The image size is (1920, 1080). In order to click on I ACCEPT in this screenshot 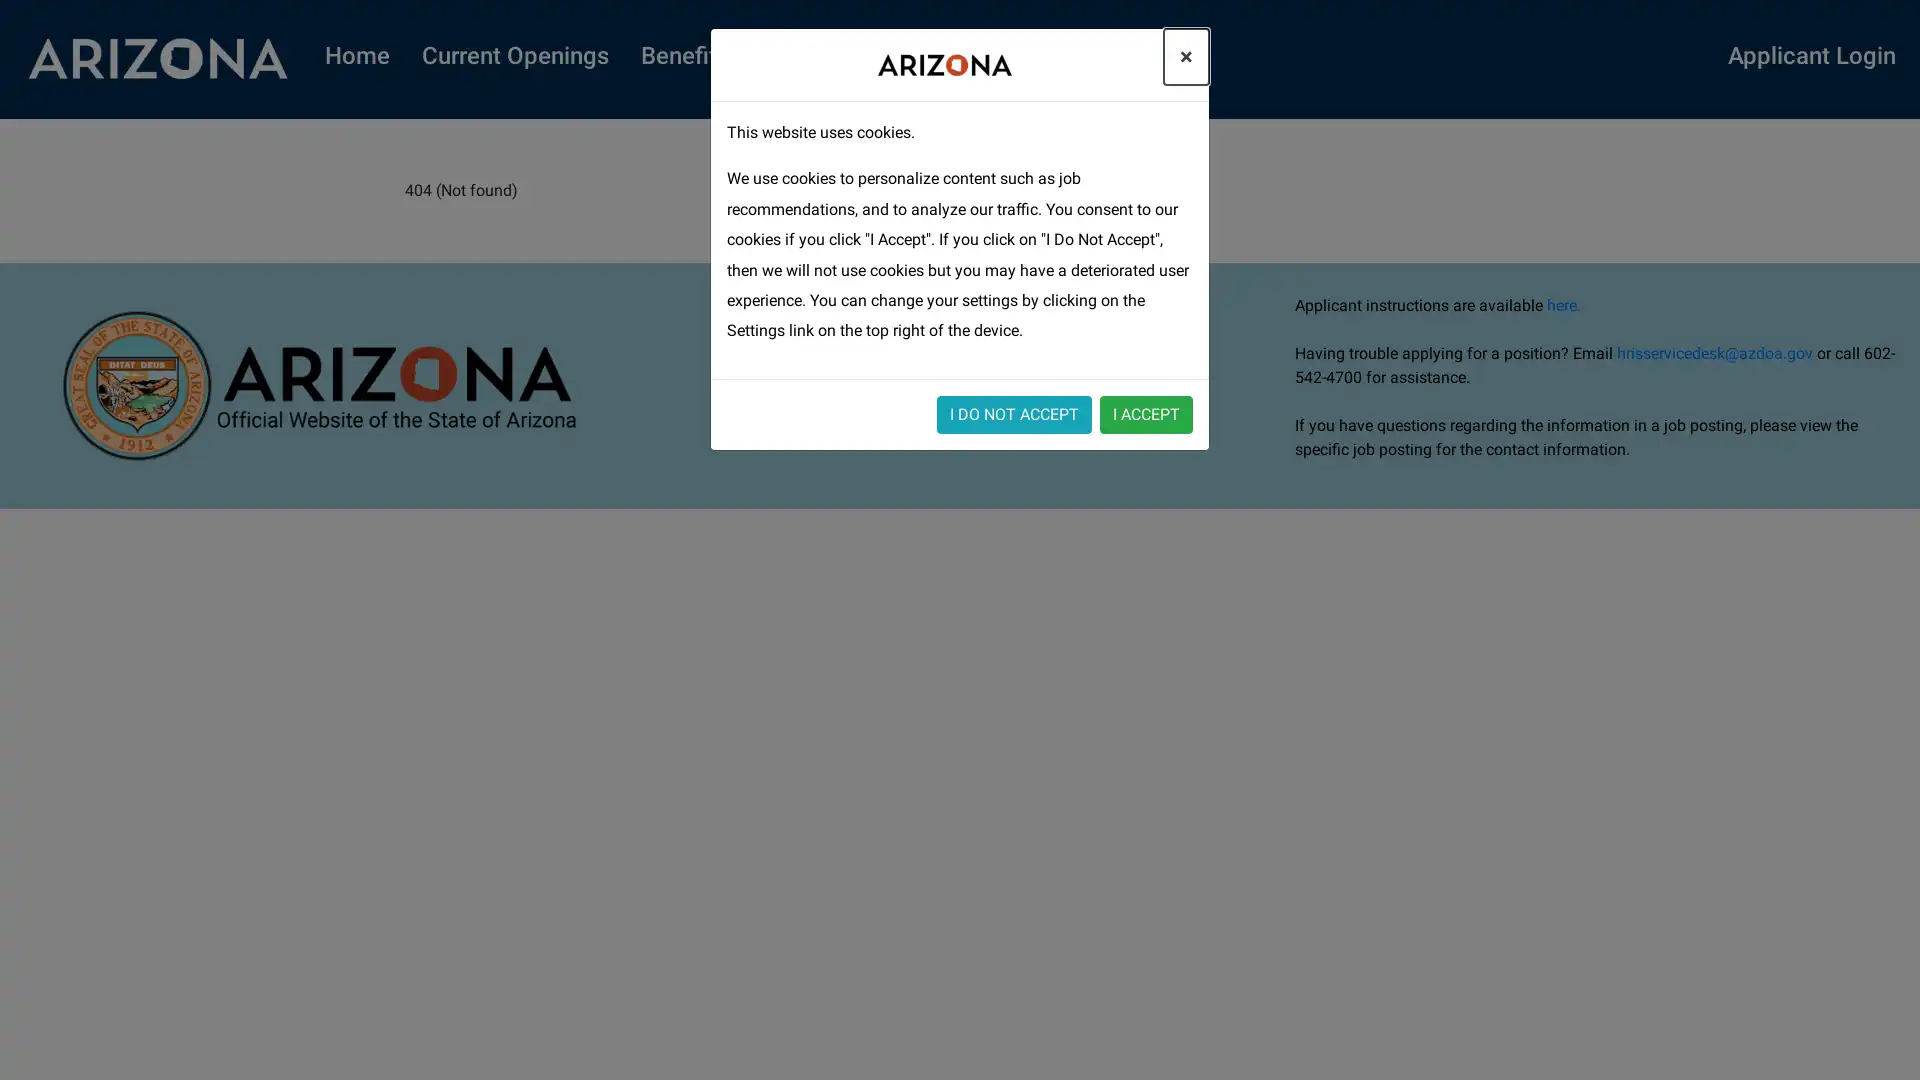, I will do `click(1146, 412)`.